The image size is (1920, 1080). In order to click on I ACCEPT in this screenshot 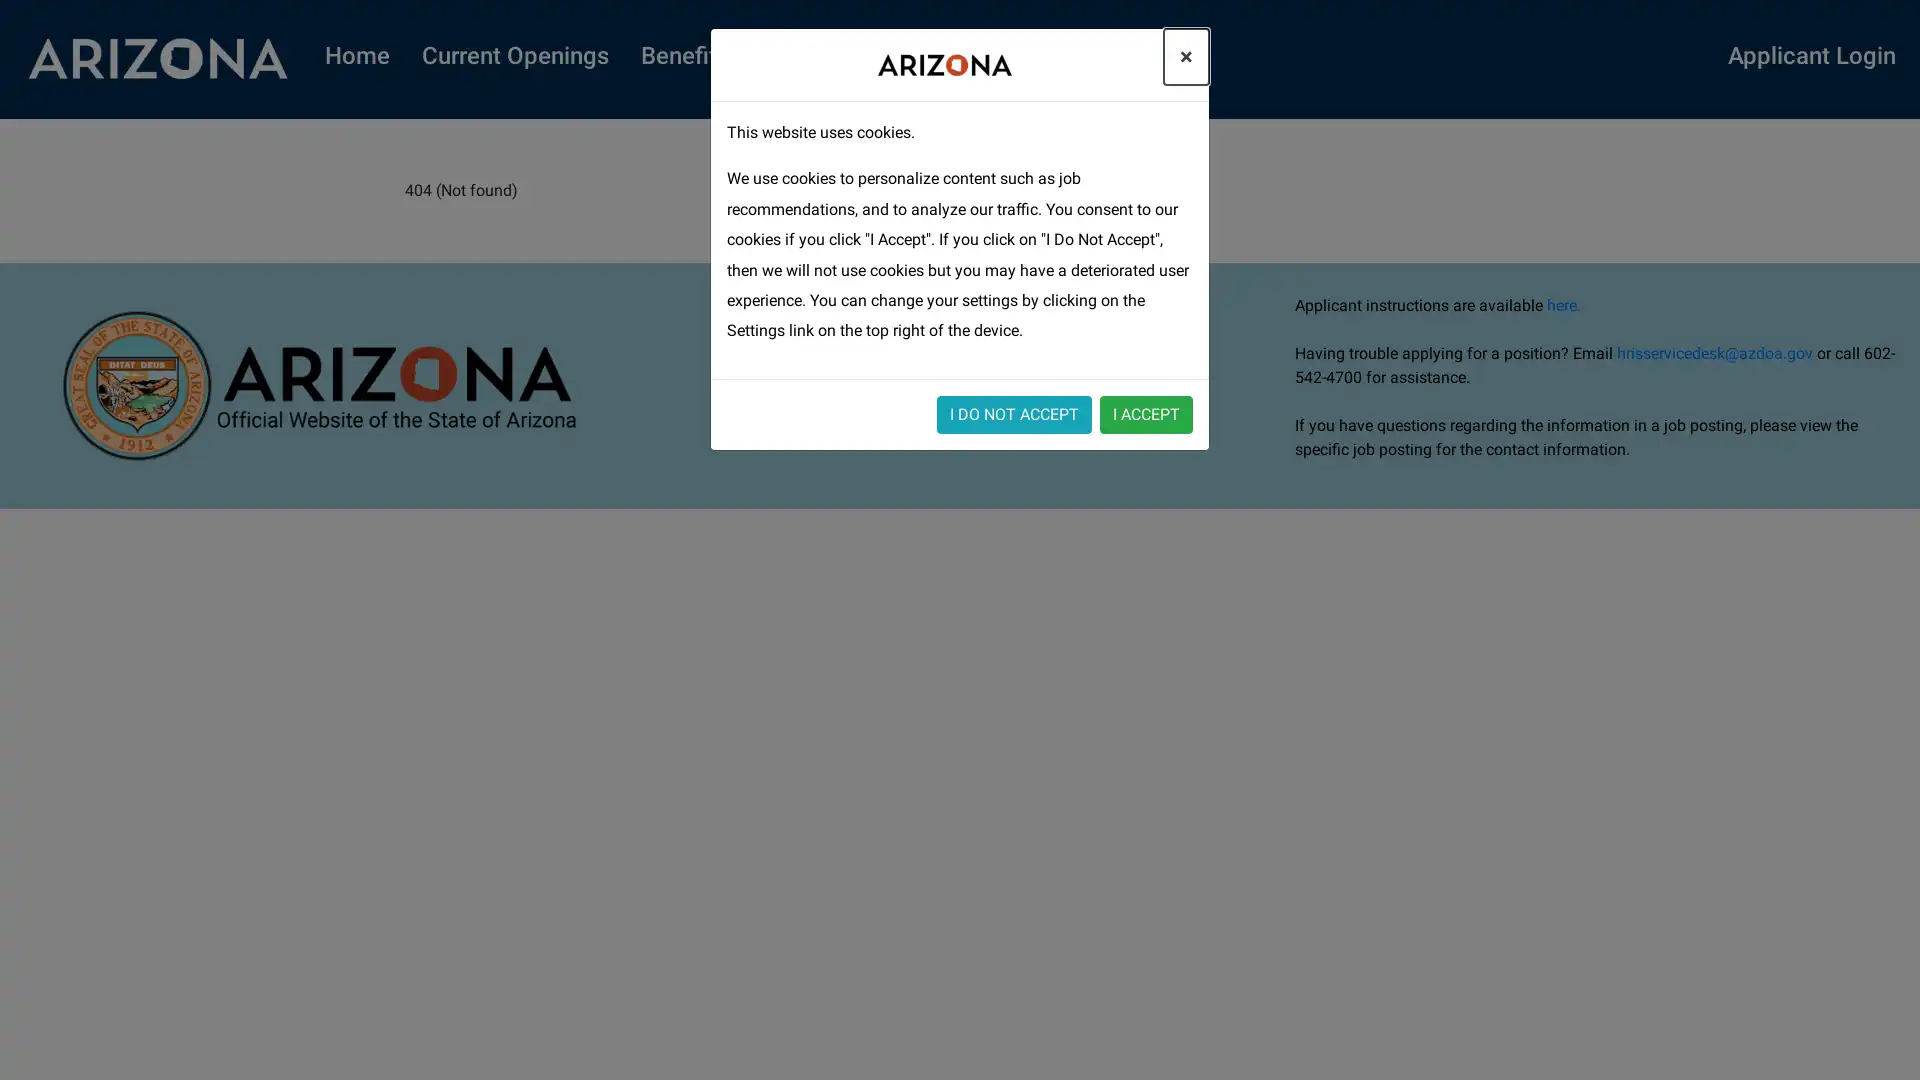, I will do `click(1146, 412)`.